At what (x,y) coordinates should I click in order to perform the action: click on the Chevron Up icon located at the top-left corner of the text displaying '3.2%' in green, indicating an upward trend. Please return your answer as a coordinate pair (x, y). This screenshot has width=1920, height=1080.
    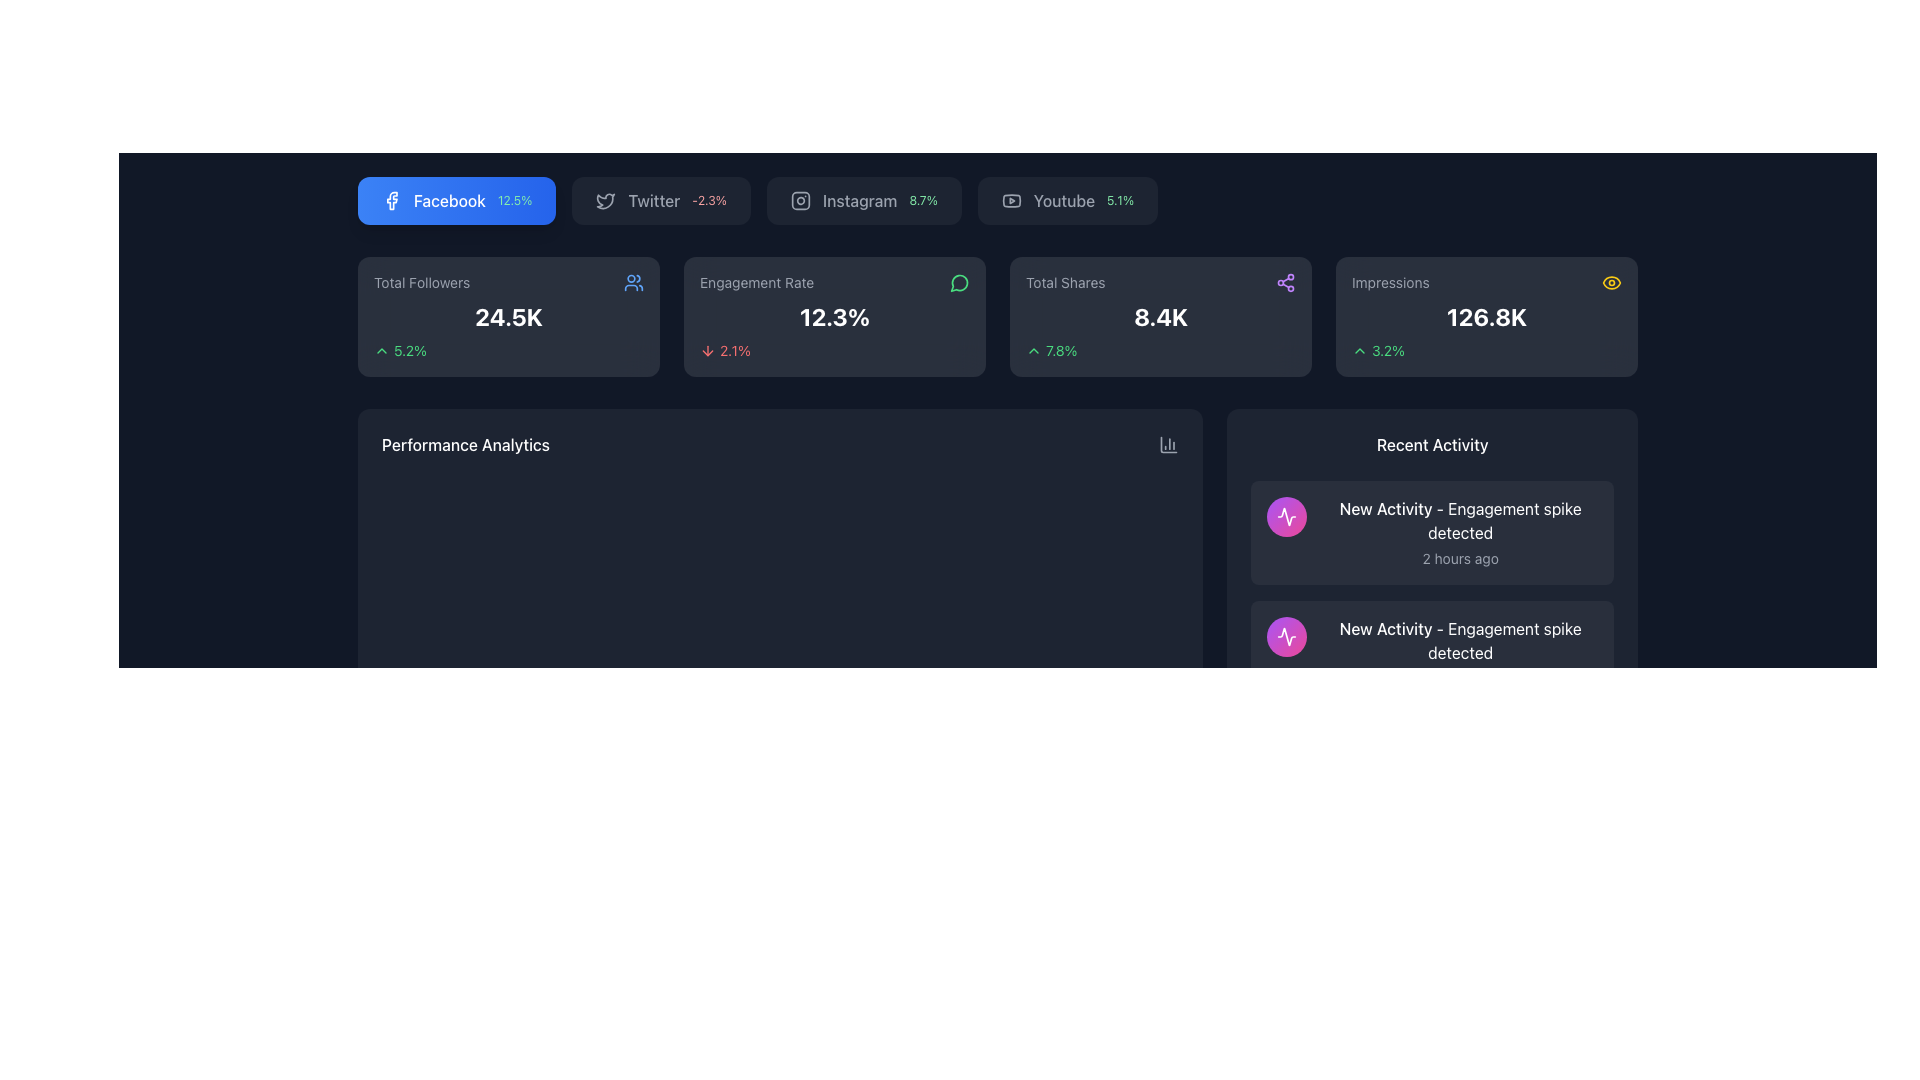
    Looking at the image, I should click on (1359, 350).